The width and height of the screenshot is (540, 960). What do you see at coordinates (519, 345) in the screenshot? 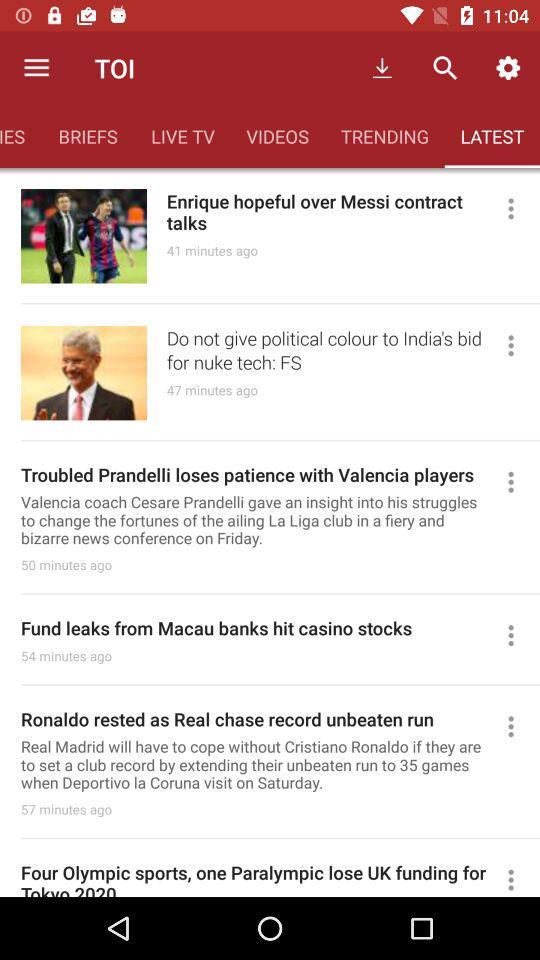
I see `show more options` at bounding box center [519, 345].